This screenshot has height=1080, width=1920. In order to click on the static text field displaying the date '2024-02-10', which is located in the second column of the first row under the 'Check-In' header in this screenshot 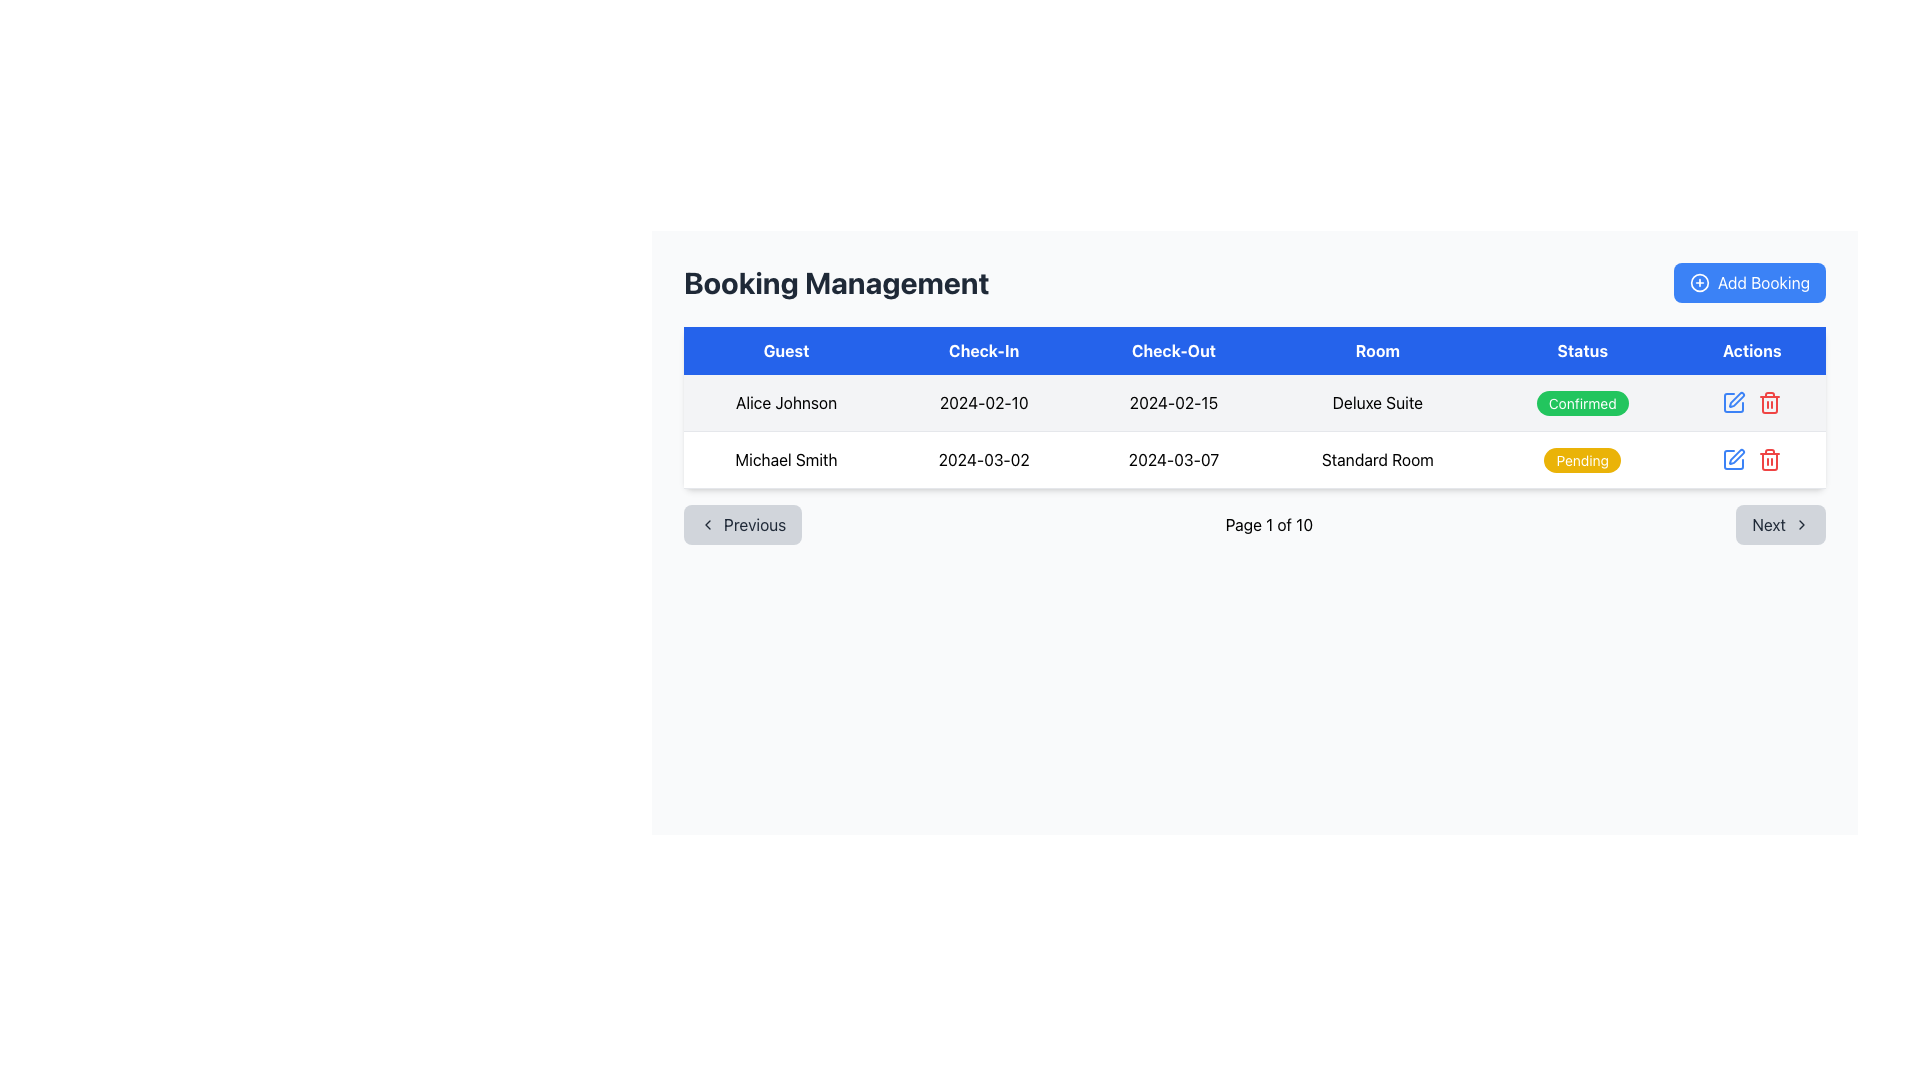, I will do `click(984, 403)`.